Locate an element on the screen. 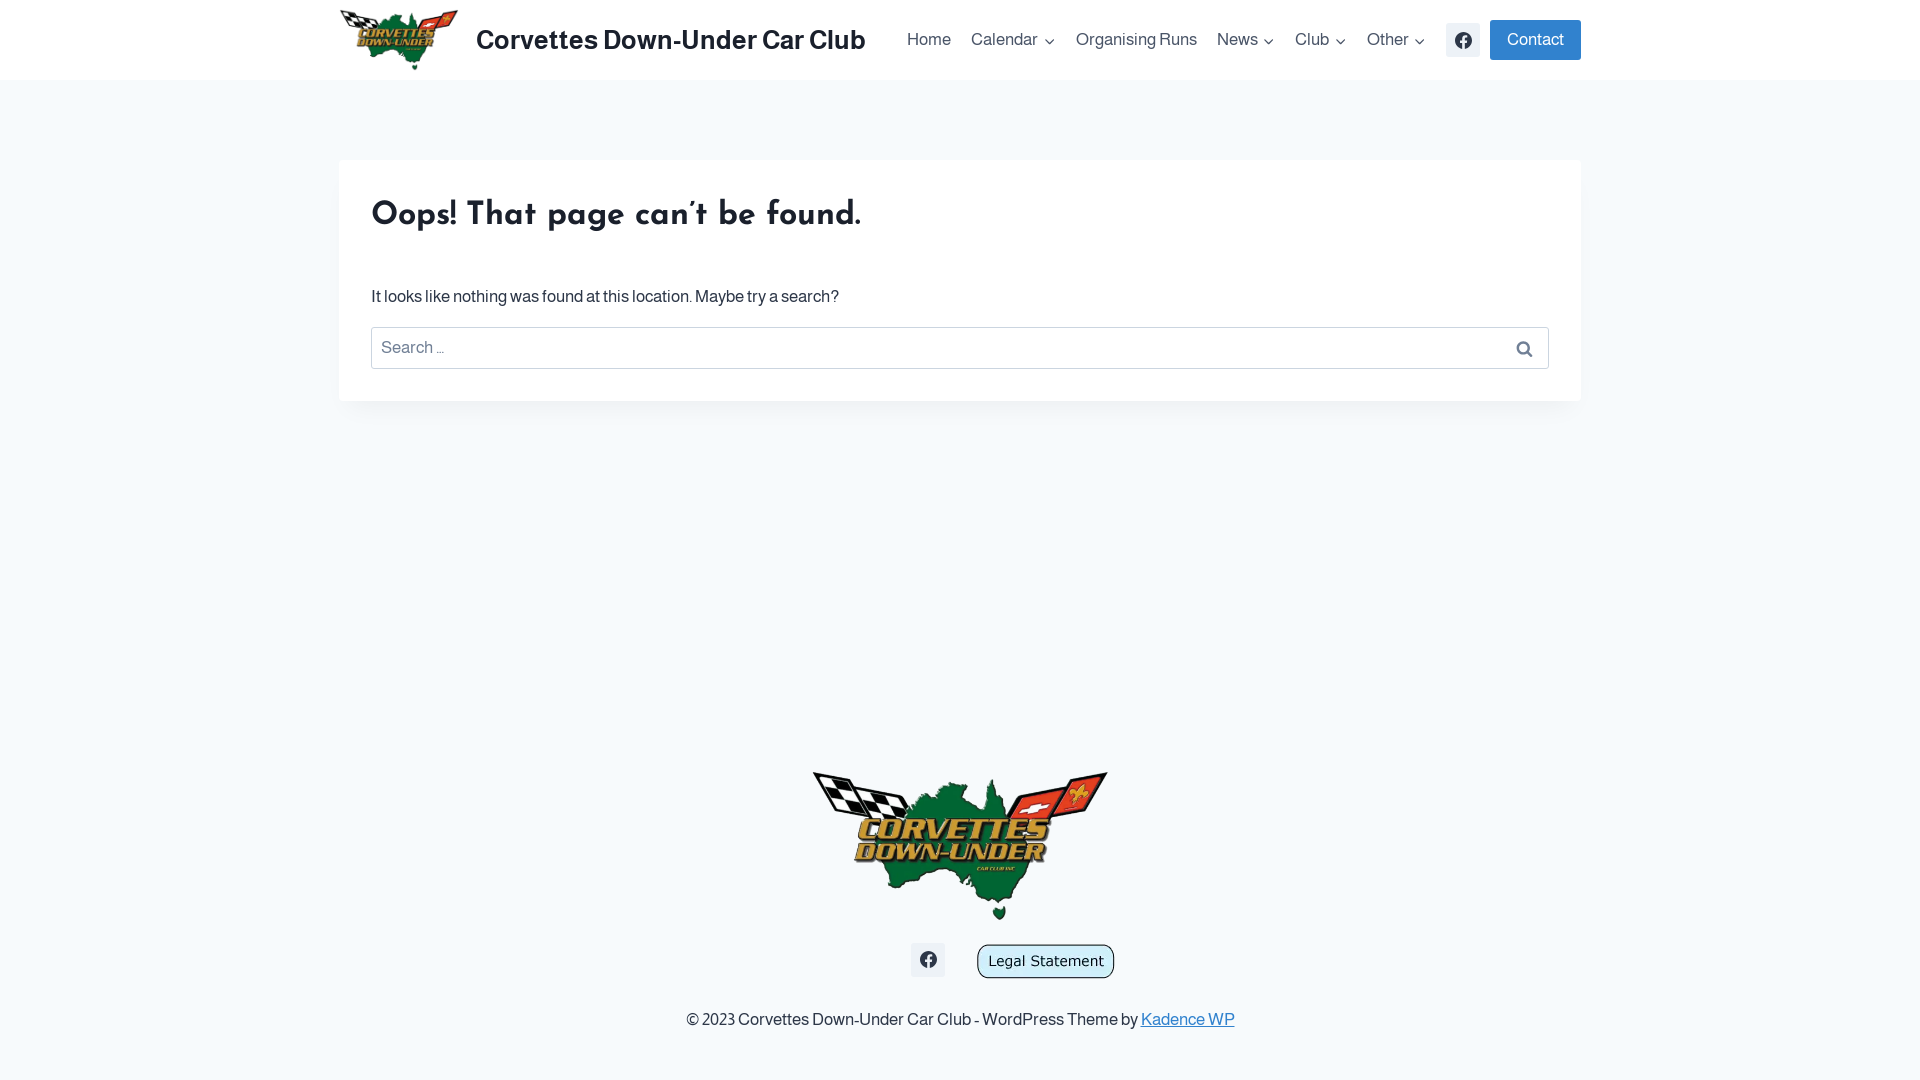  'News' is located at coordinates (1245, 39).